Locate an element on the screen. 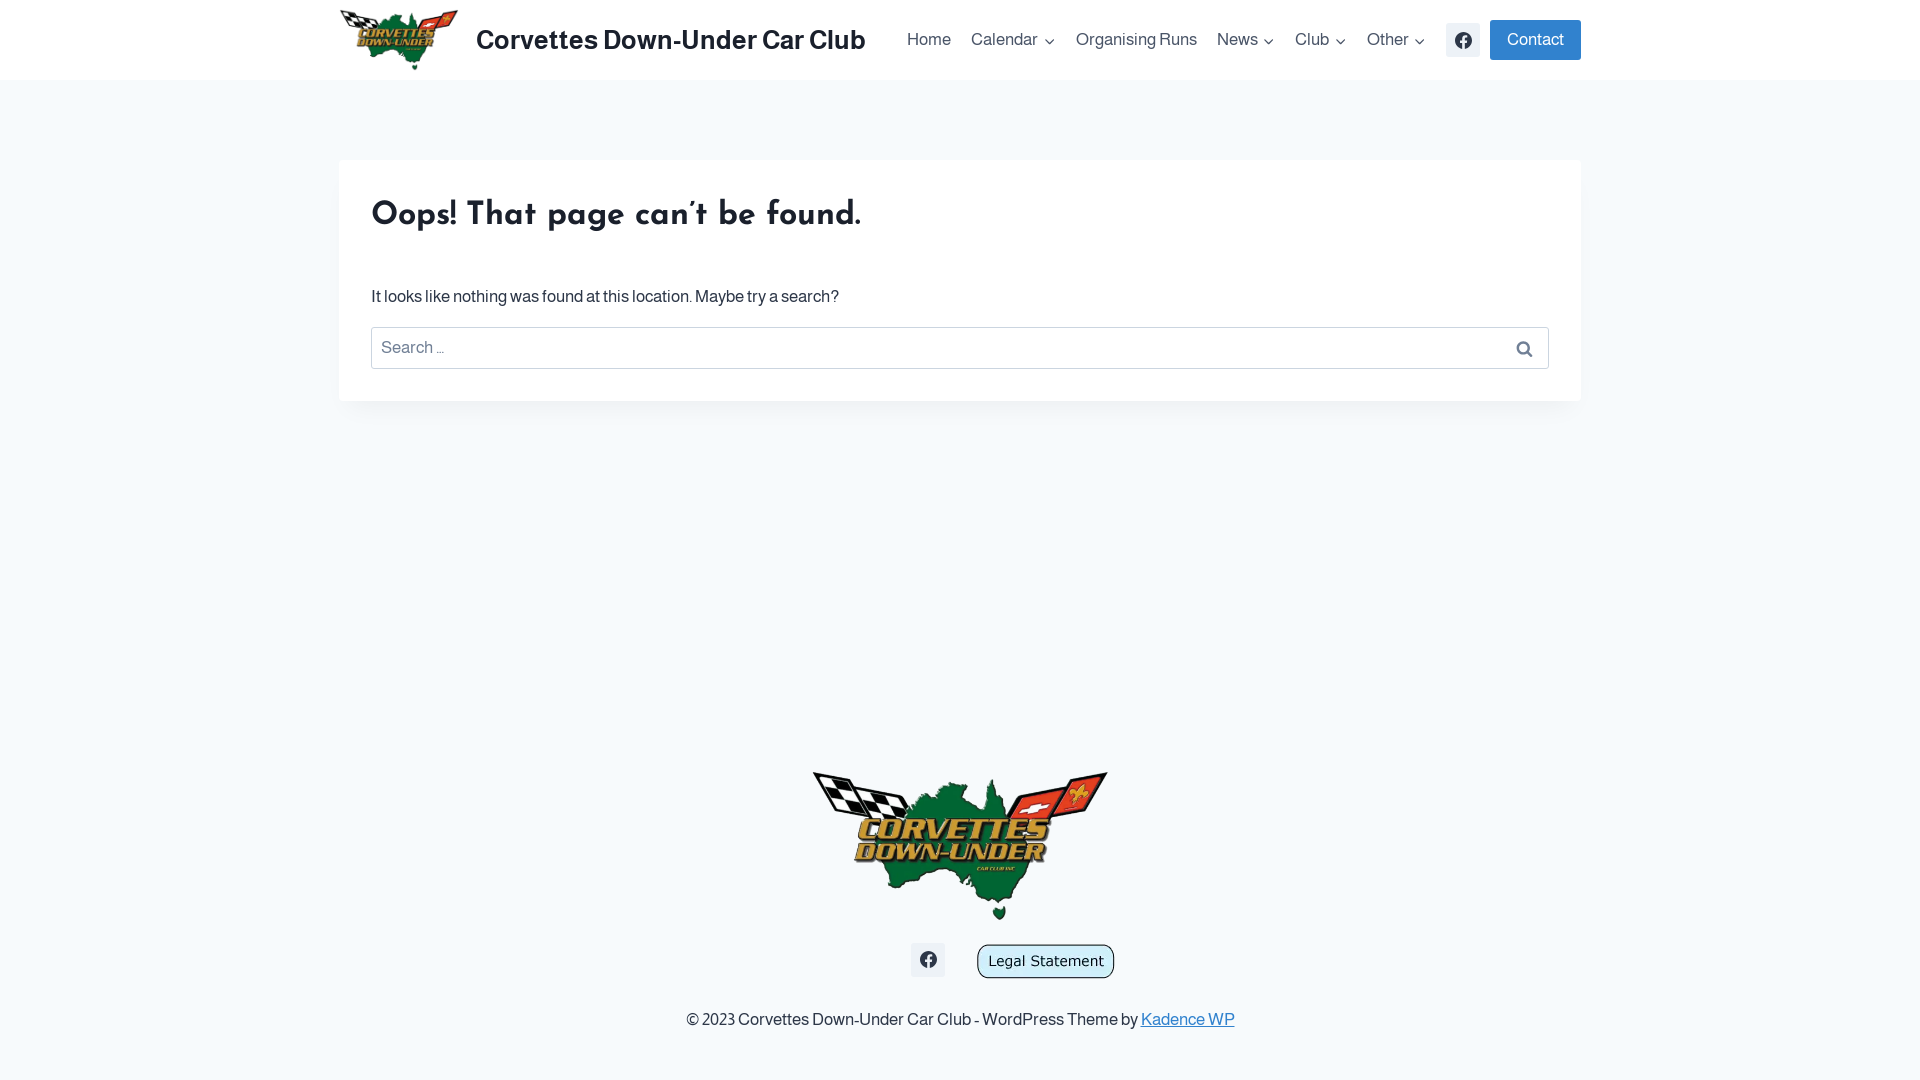  'News' is located at coordinates (1245, 39).